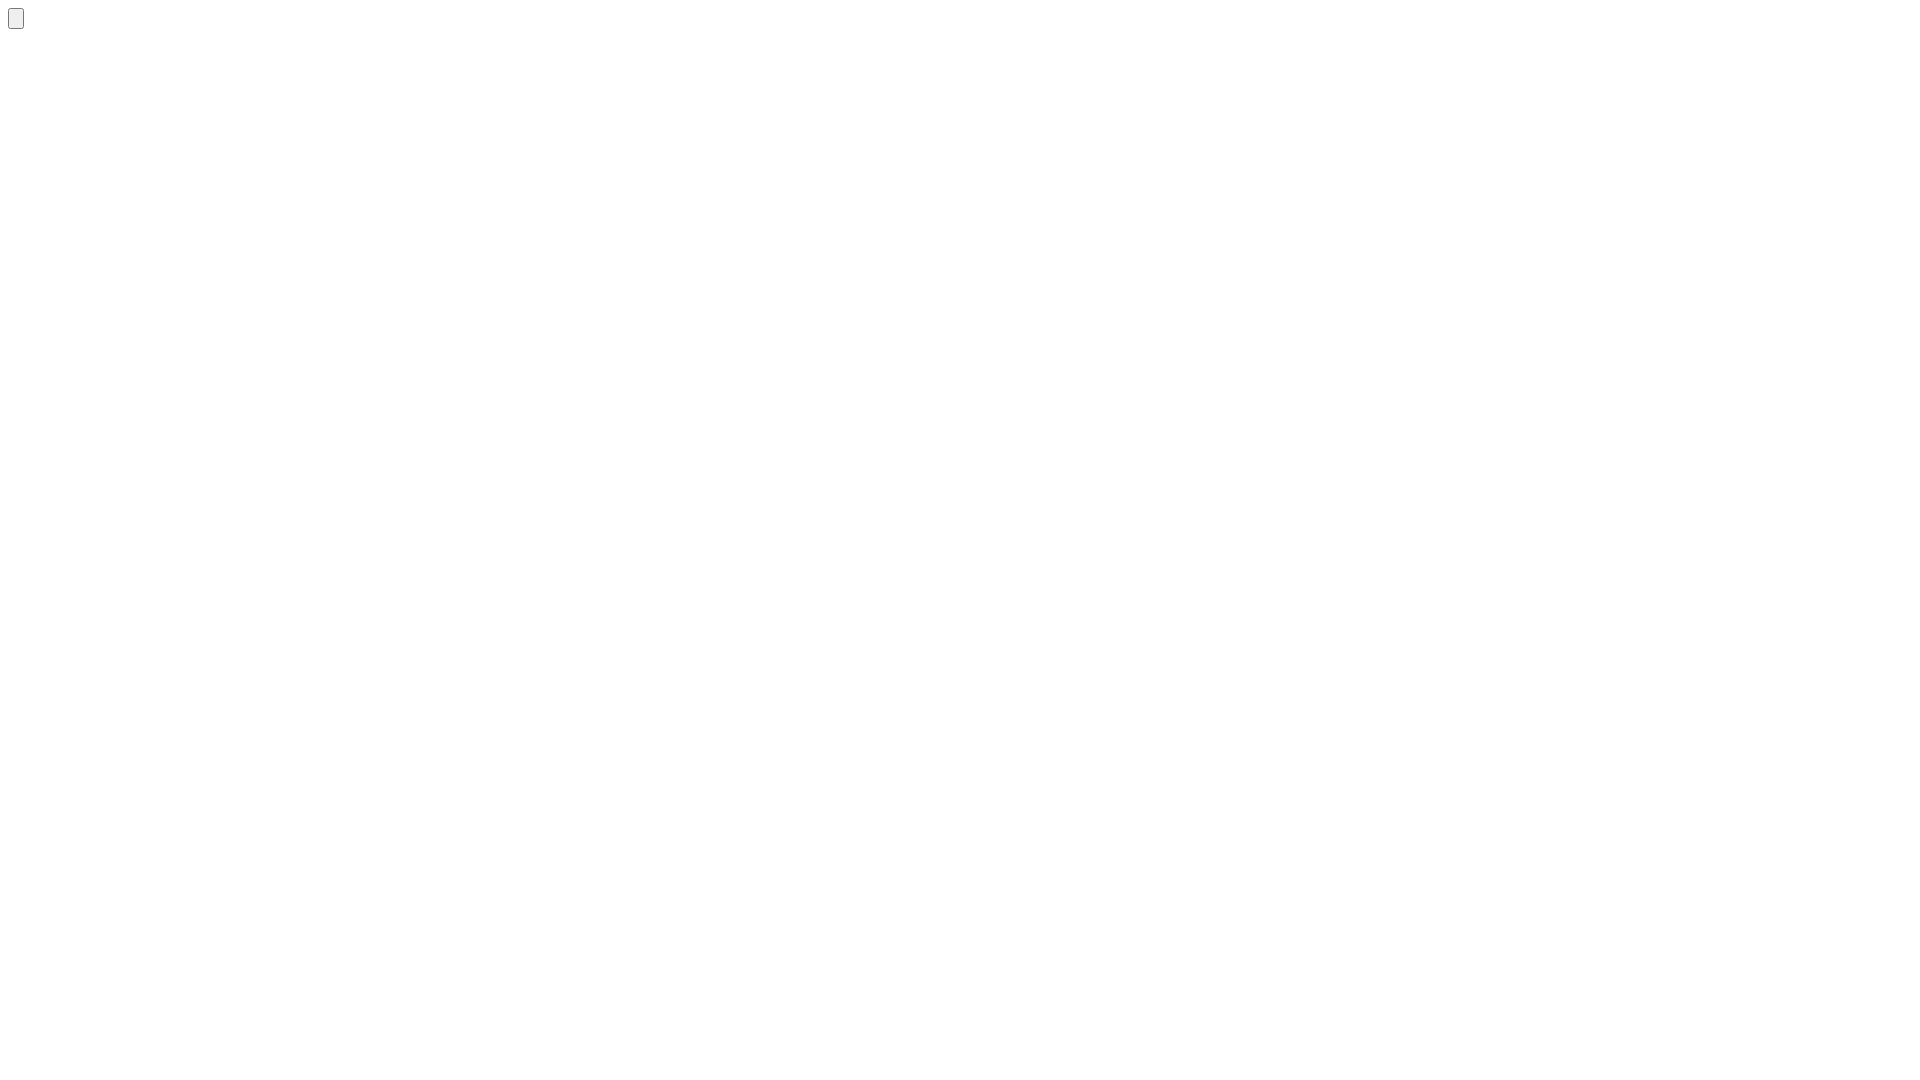 The image size is (1920, 1080). I want to click on 'Audacy Logo', so click(8, 17).